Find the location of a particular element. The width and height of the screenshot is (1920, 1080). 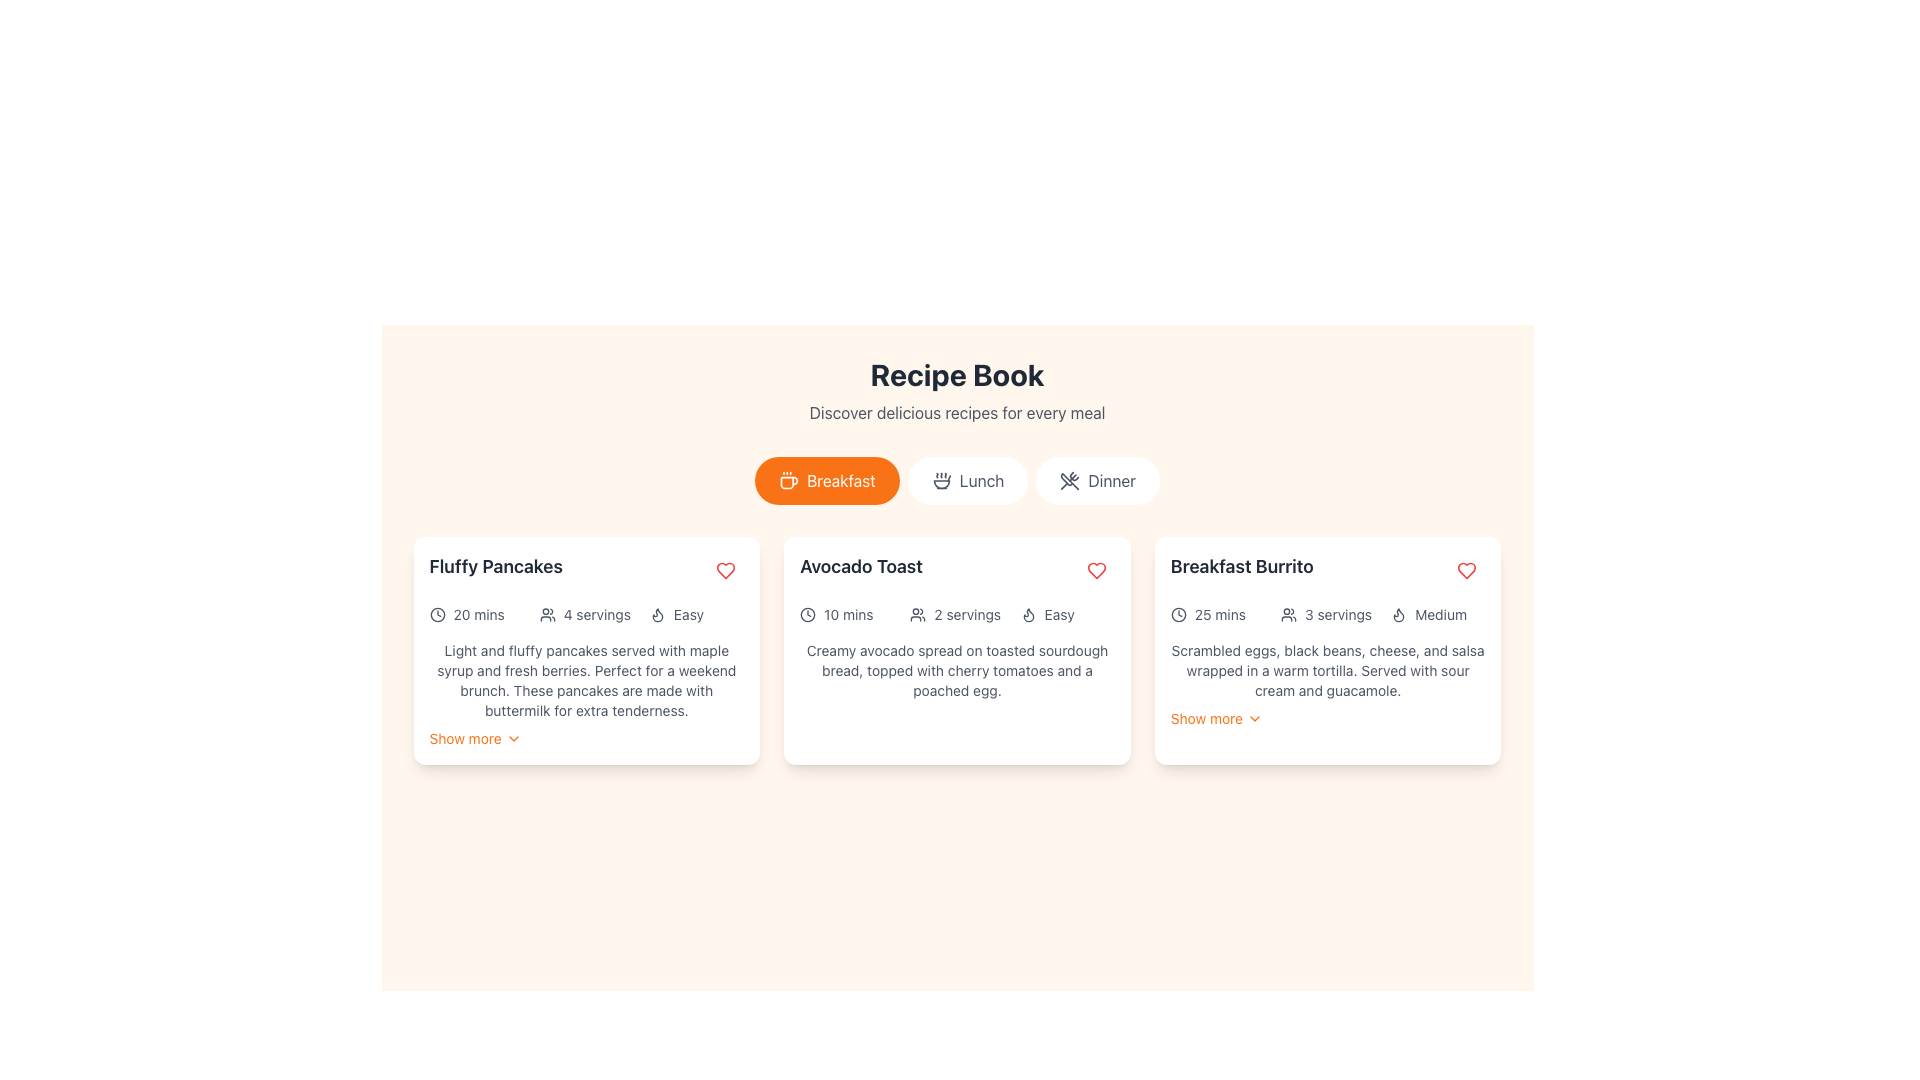

the estimated cooking time text label for the 'Breakfast Burrito' recipe, located at the top left of the recipe card is located at coordinates (1216, 613).